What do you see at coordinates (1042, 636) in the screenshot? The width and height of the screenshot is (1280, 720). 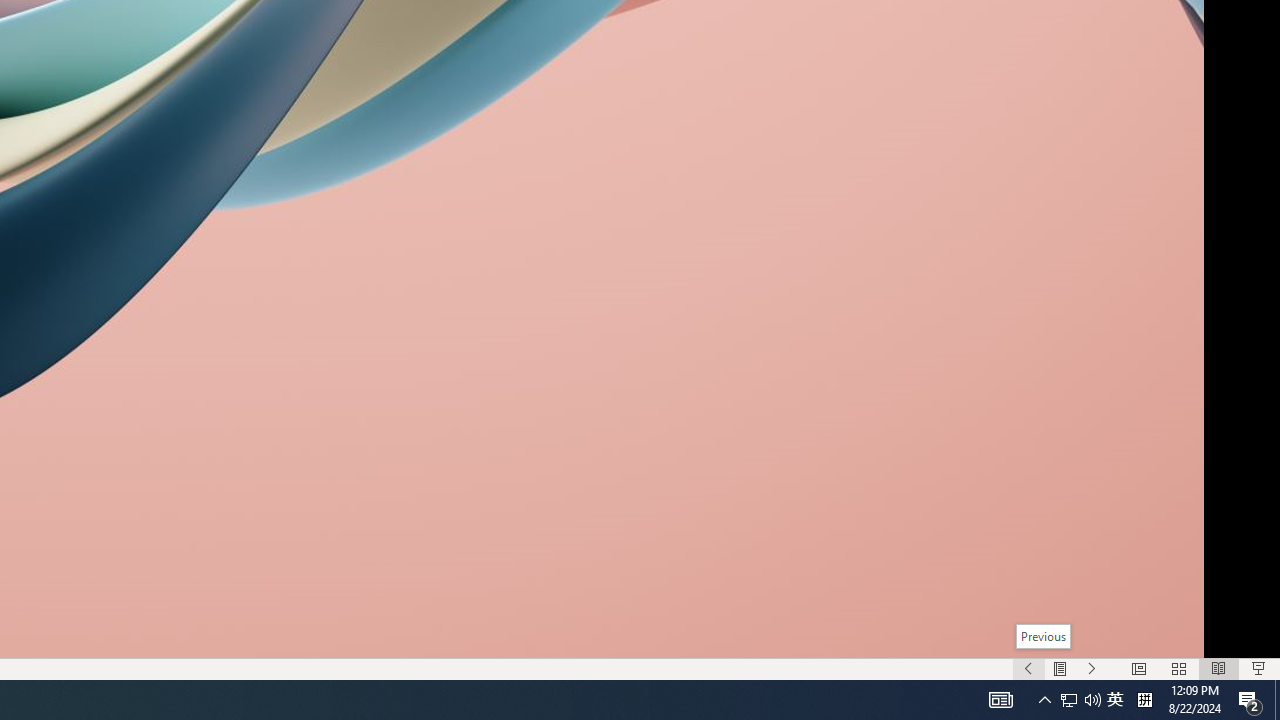 I see `'Previous'` at bounding box center [1042, 636].